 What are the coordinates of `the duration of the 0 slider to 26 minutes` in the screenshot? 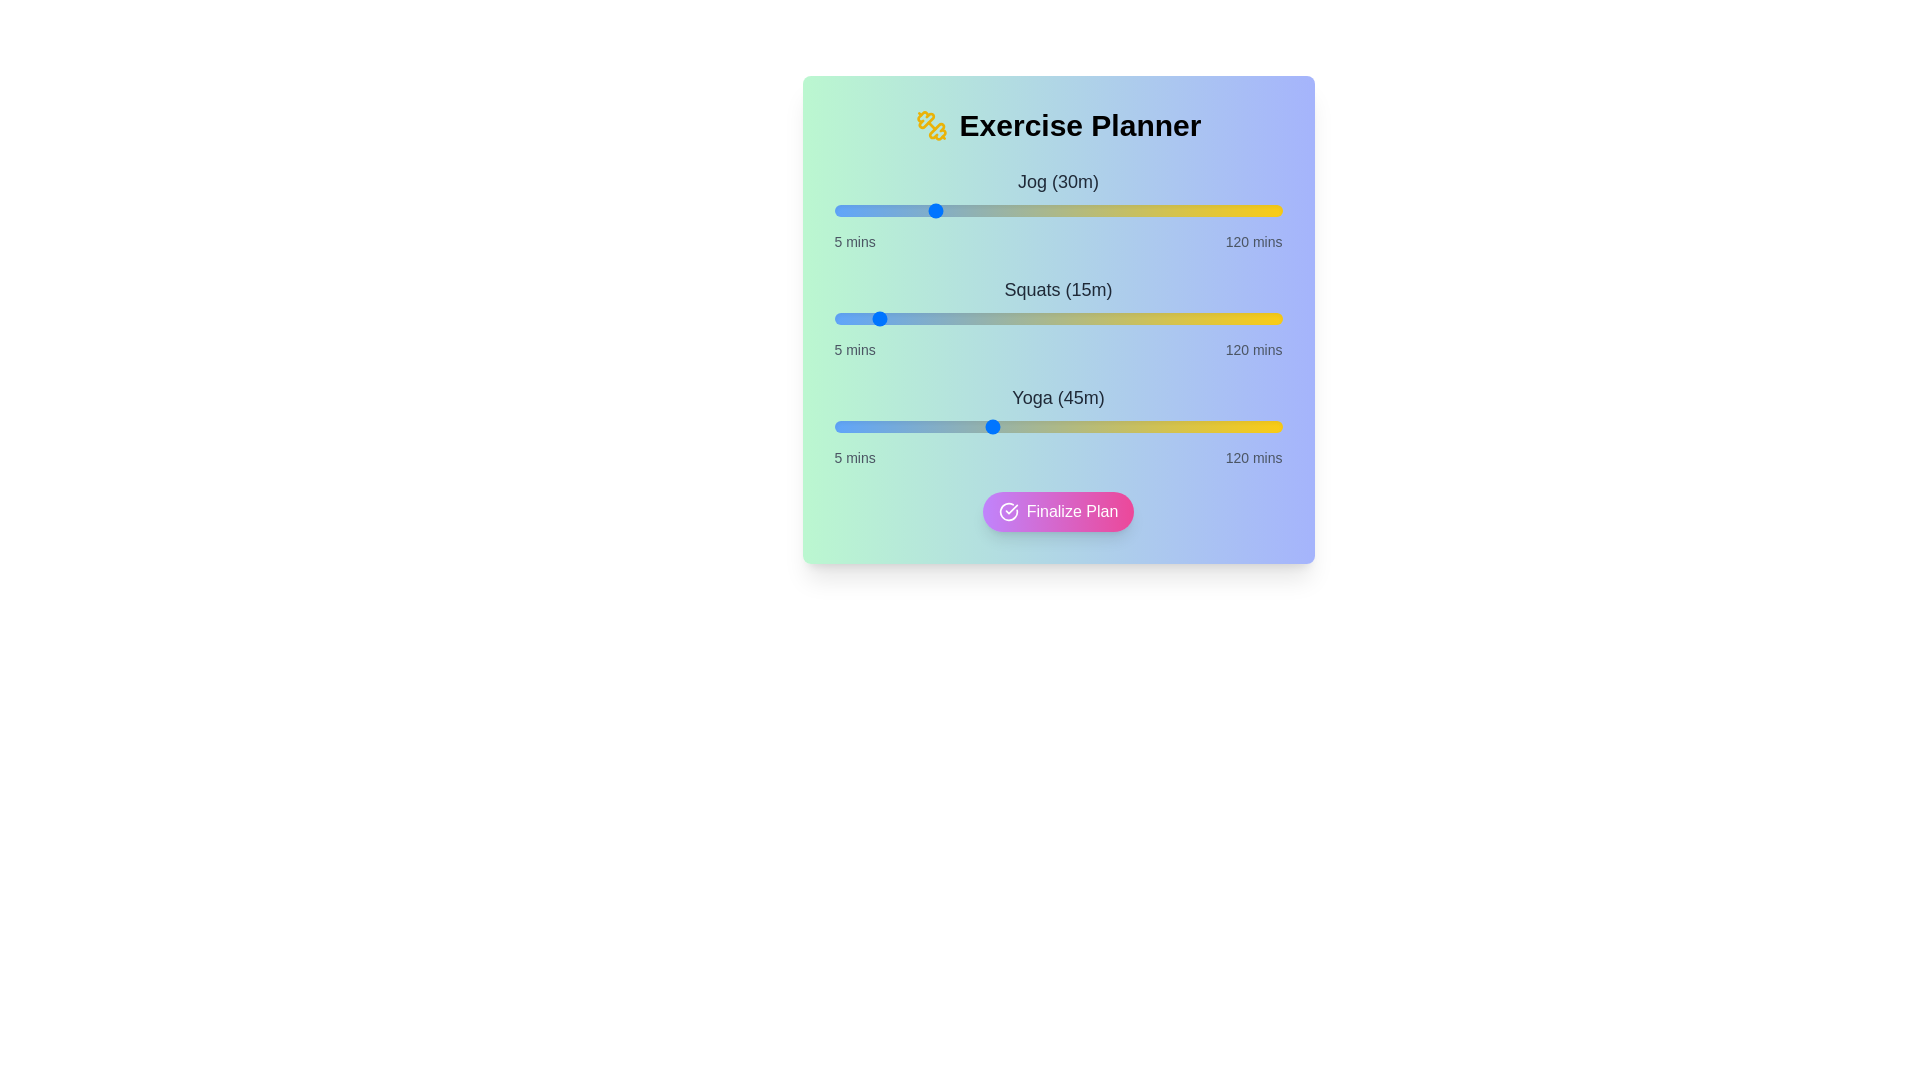 It's located at (915, 211).